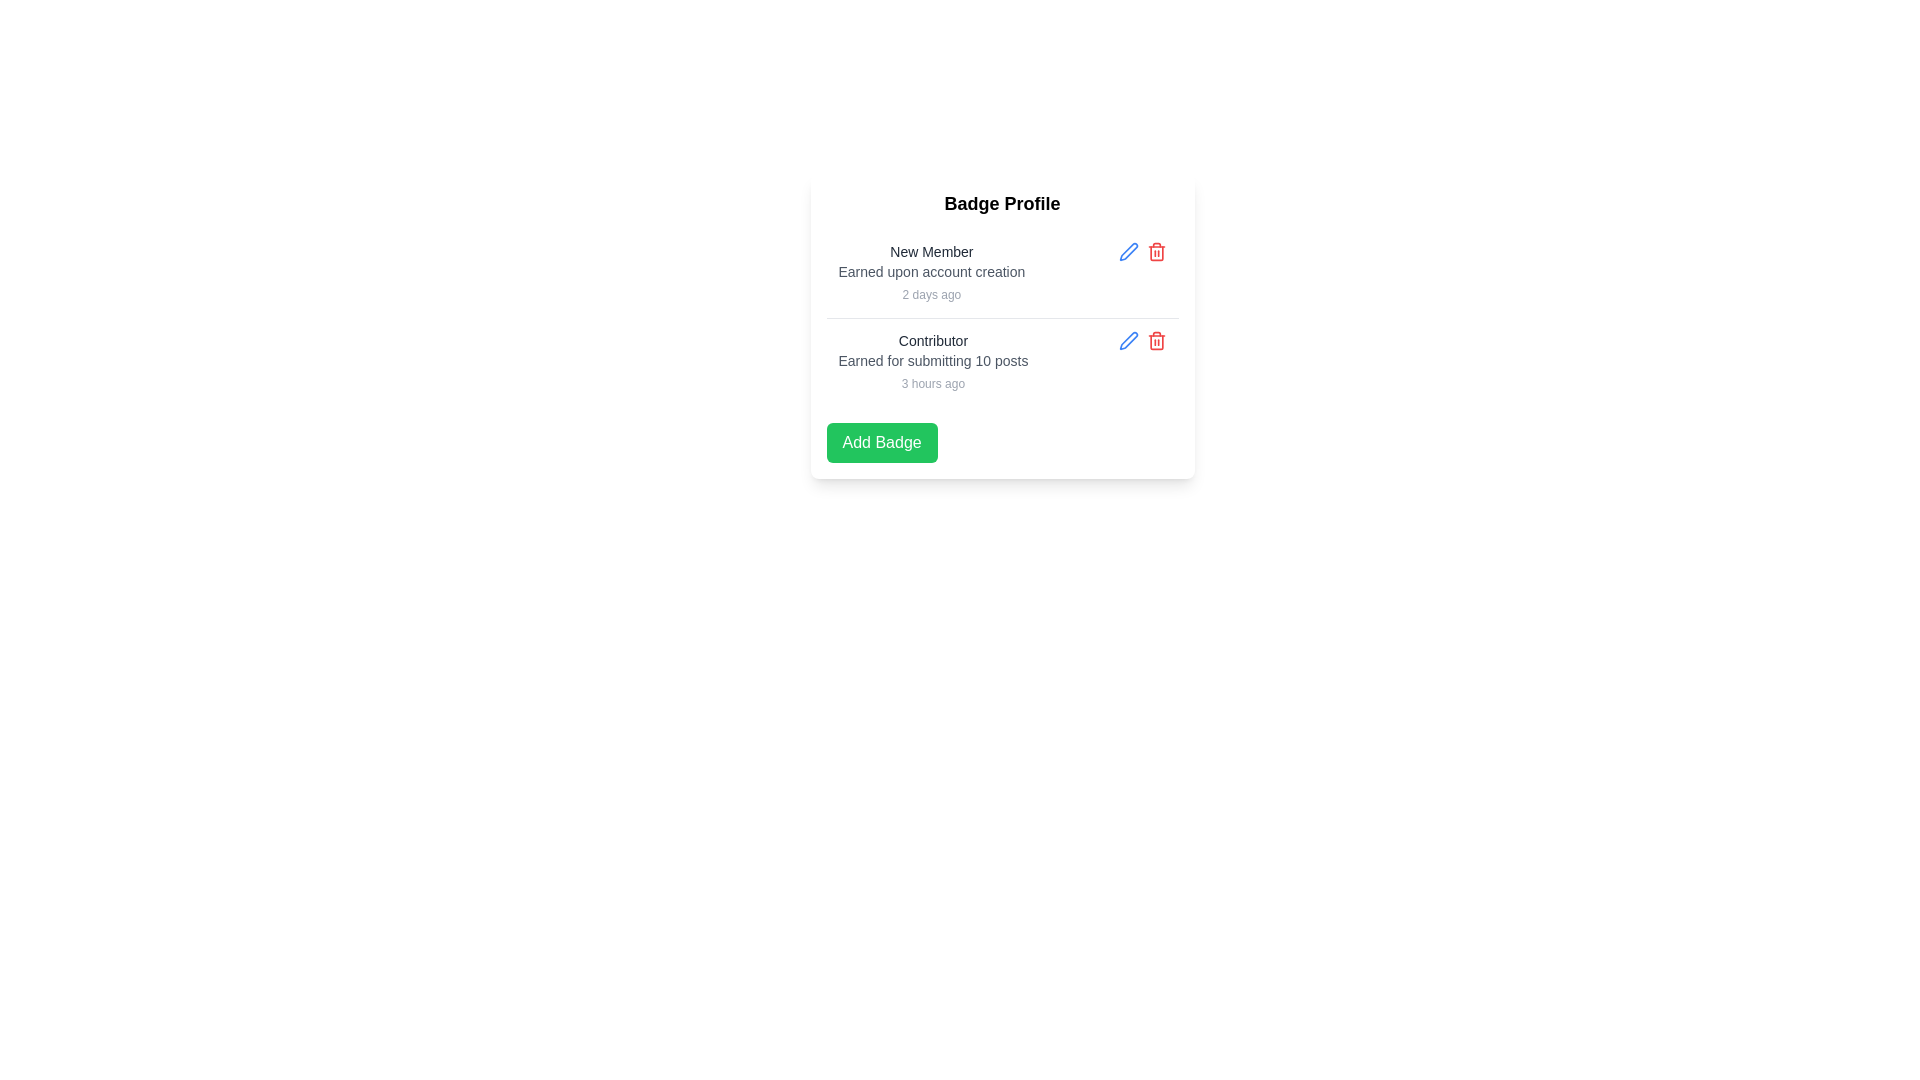 This screenshot has width=1920, height=1080. What do you see at coordinates (1156, 339) in the screenshot?
I see `the red-colored trash icon in the Badge Profile section` at bounding box center [1156, 339].